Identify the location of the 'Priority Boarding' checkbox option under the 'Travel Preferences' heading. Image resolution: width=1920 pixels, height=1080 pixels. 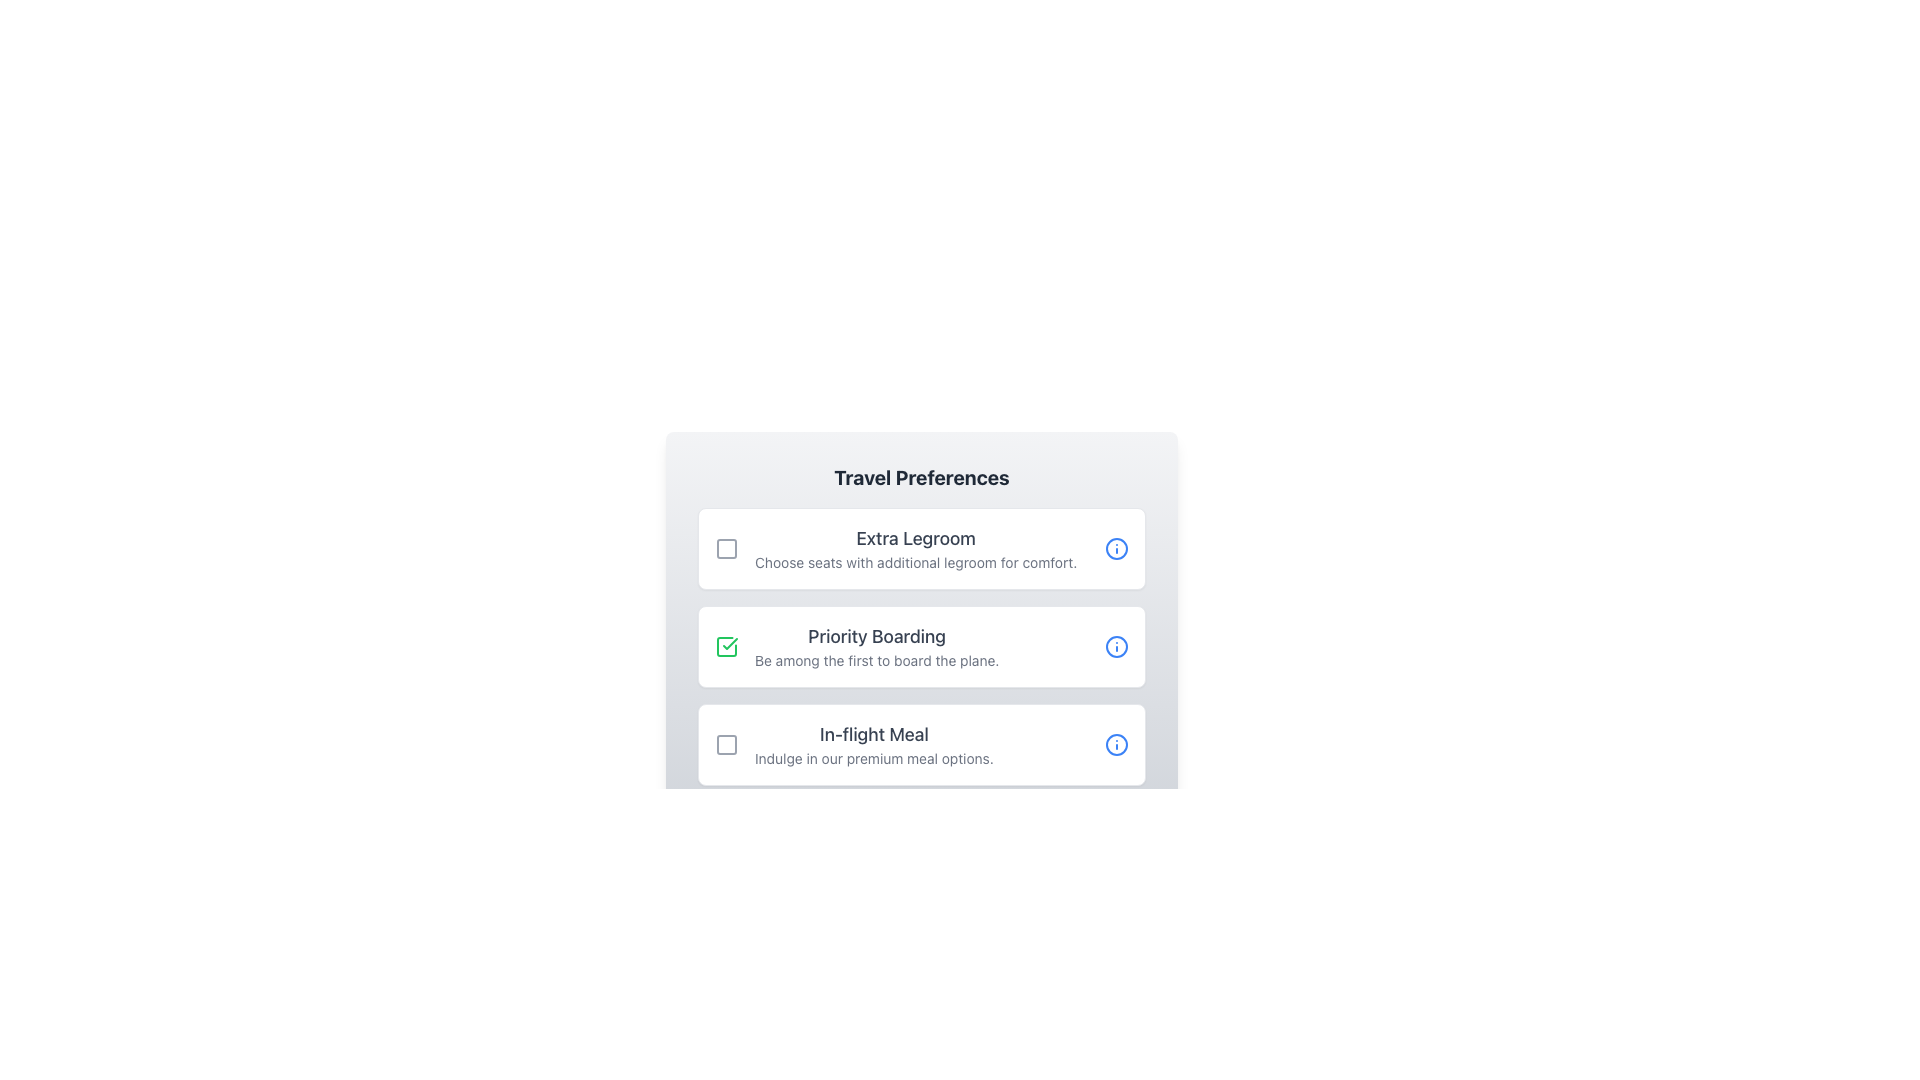
(920, 647).